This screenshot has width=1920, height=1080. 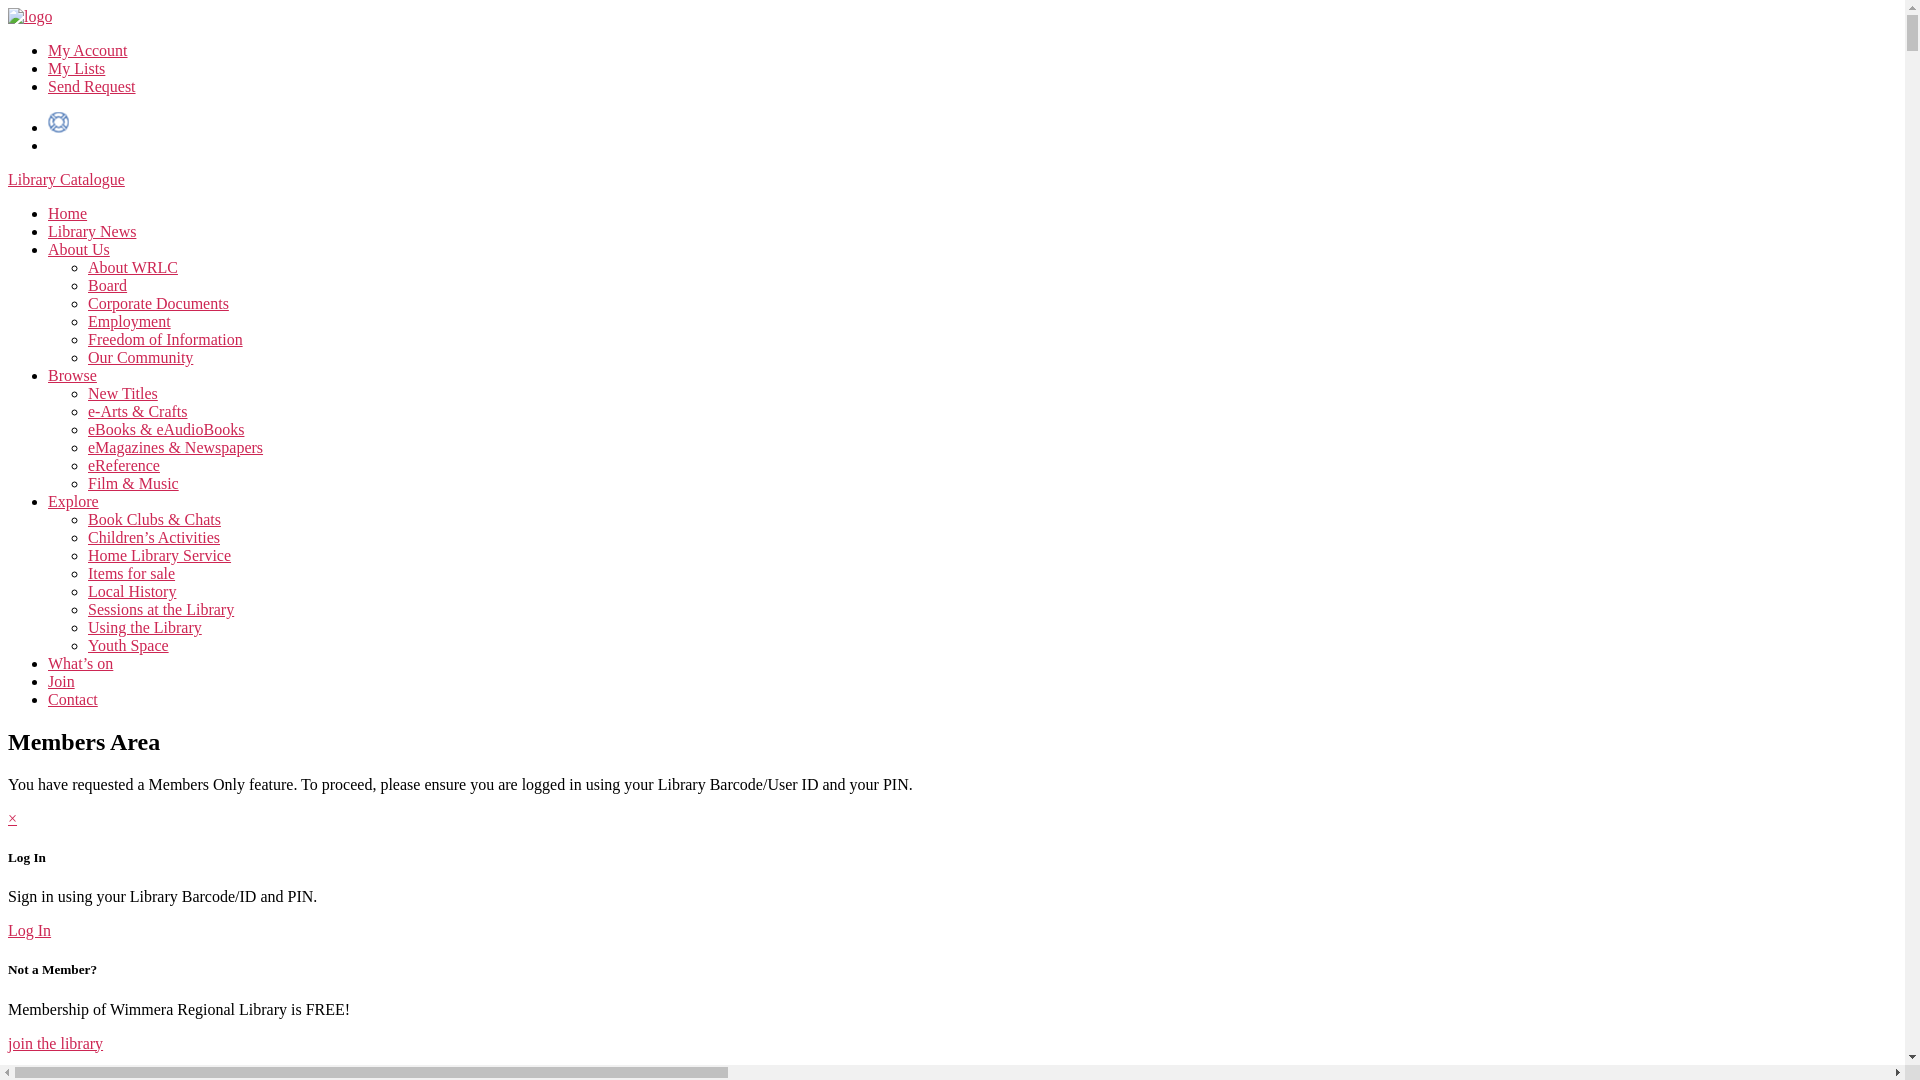 What do you see at coordinates (48, 375) in the screenshot?
I see `'Browse'` at bounding box center [48, 375].